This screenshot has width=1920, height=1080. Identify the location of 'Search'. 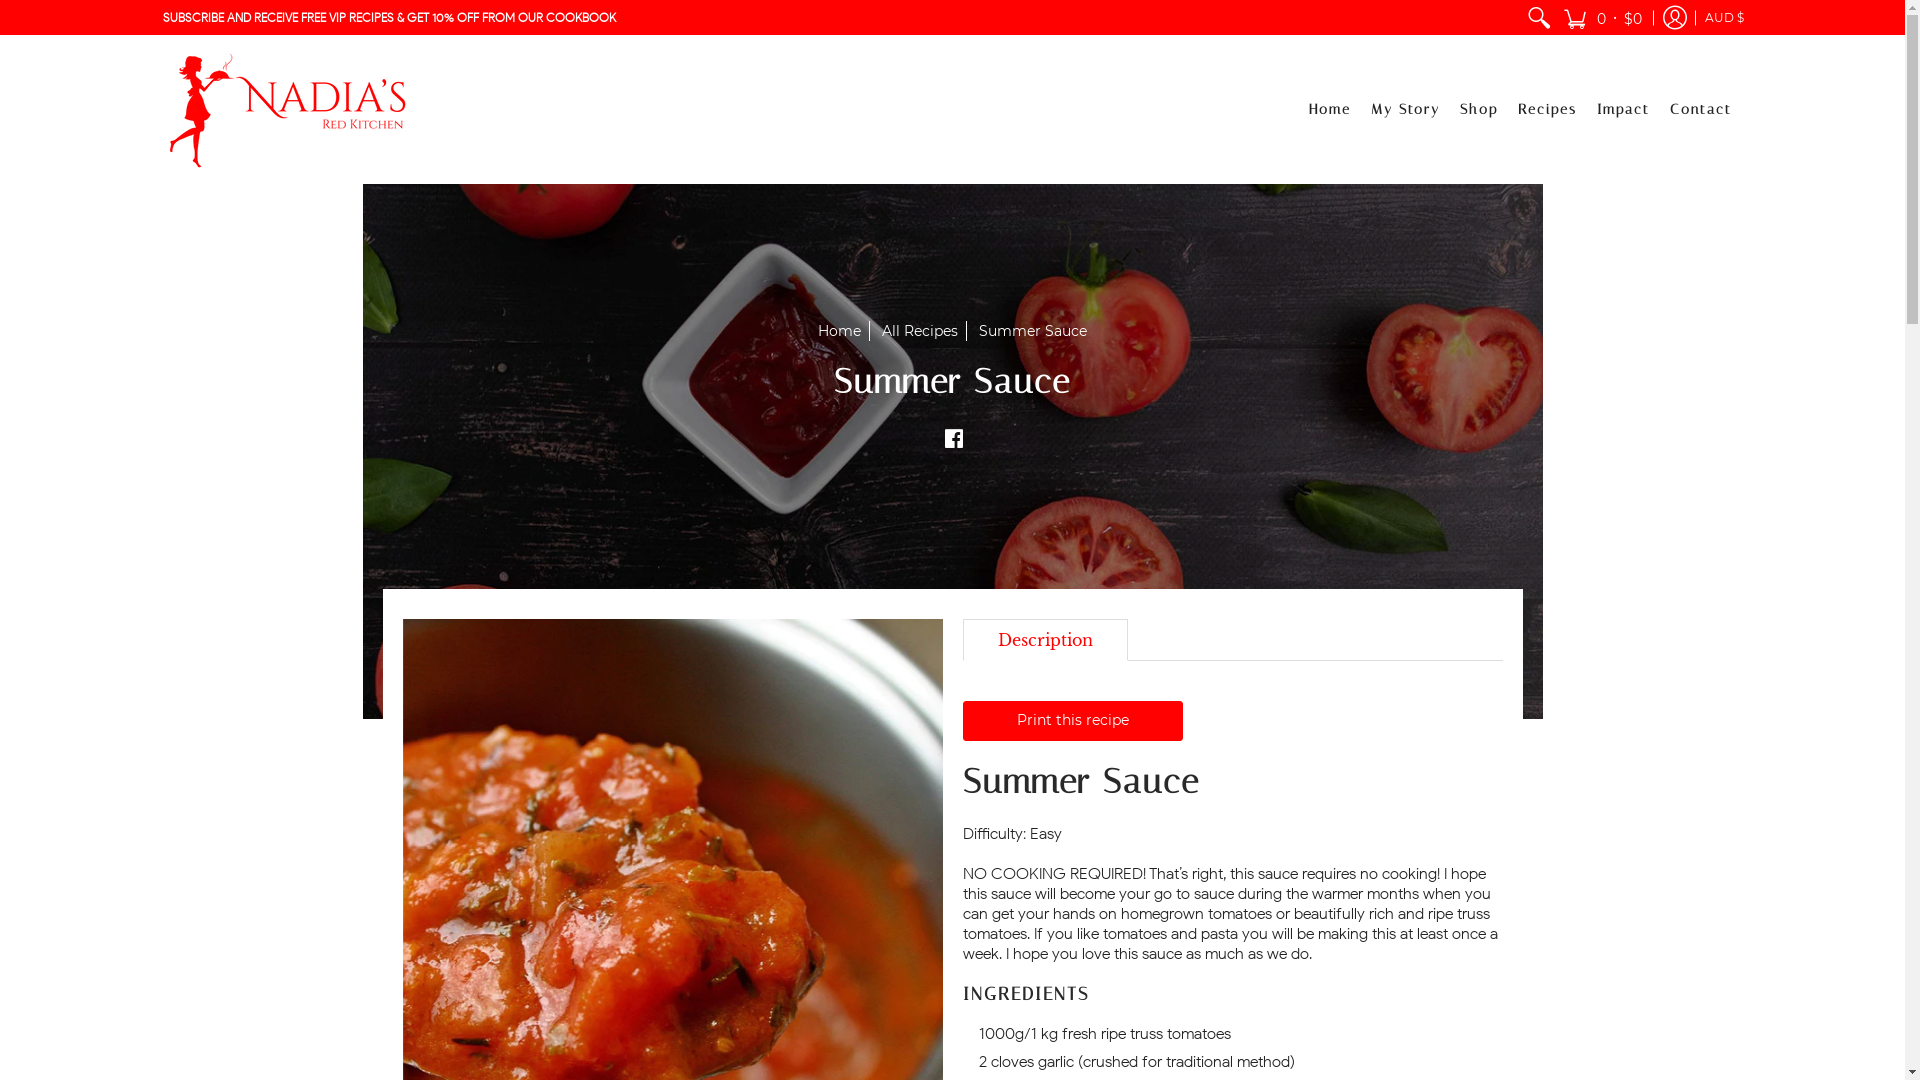
(1536, 17).